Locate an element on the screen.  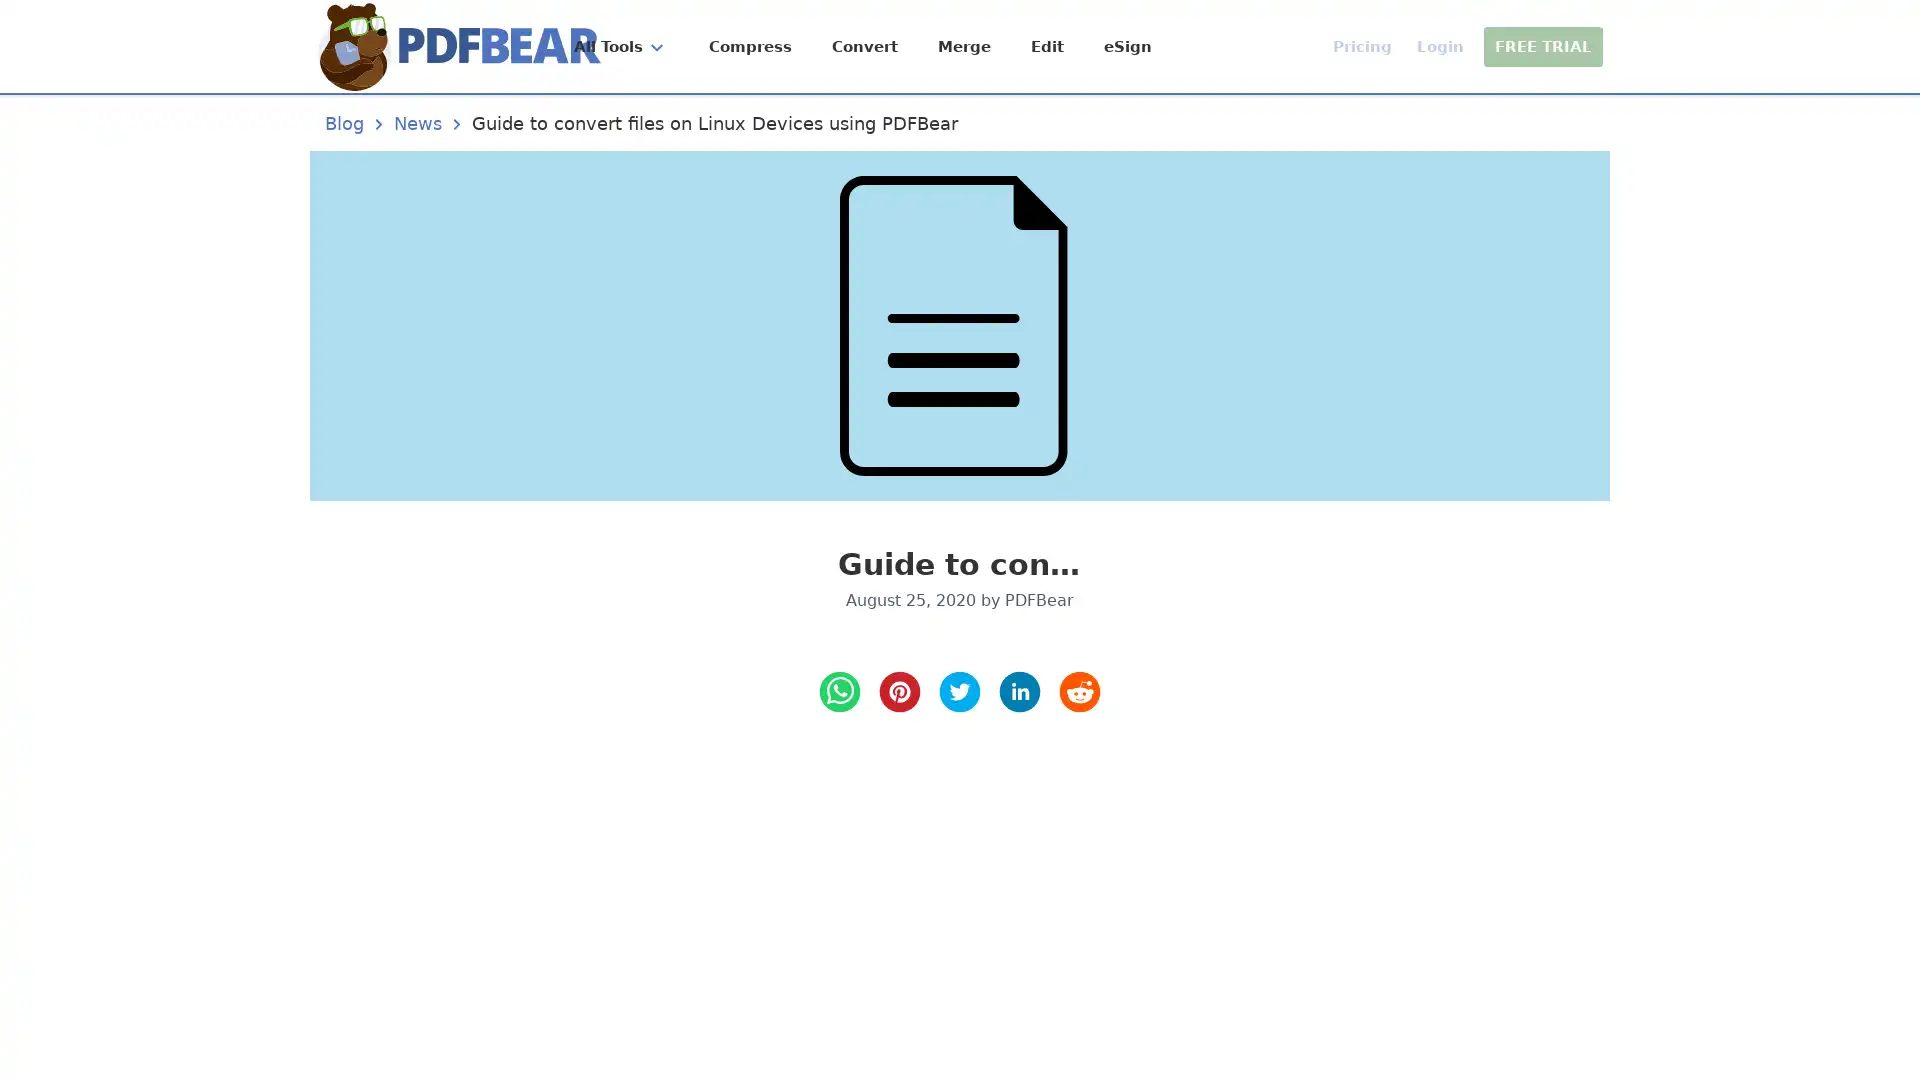
Pricing is located at coordinates (1360, 45).